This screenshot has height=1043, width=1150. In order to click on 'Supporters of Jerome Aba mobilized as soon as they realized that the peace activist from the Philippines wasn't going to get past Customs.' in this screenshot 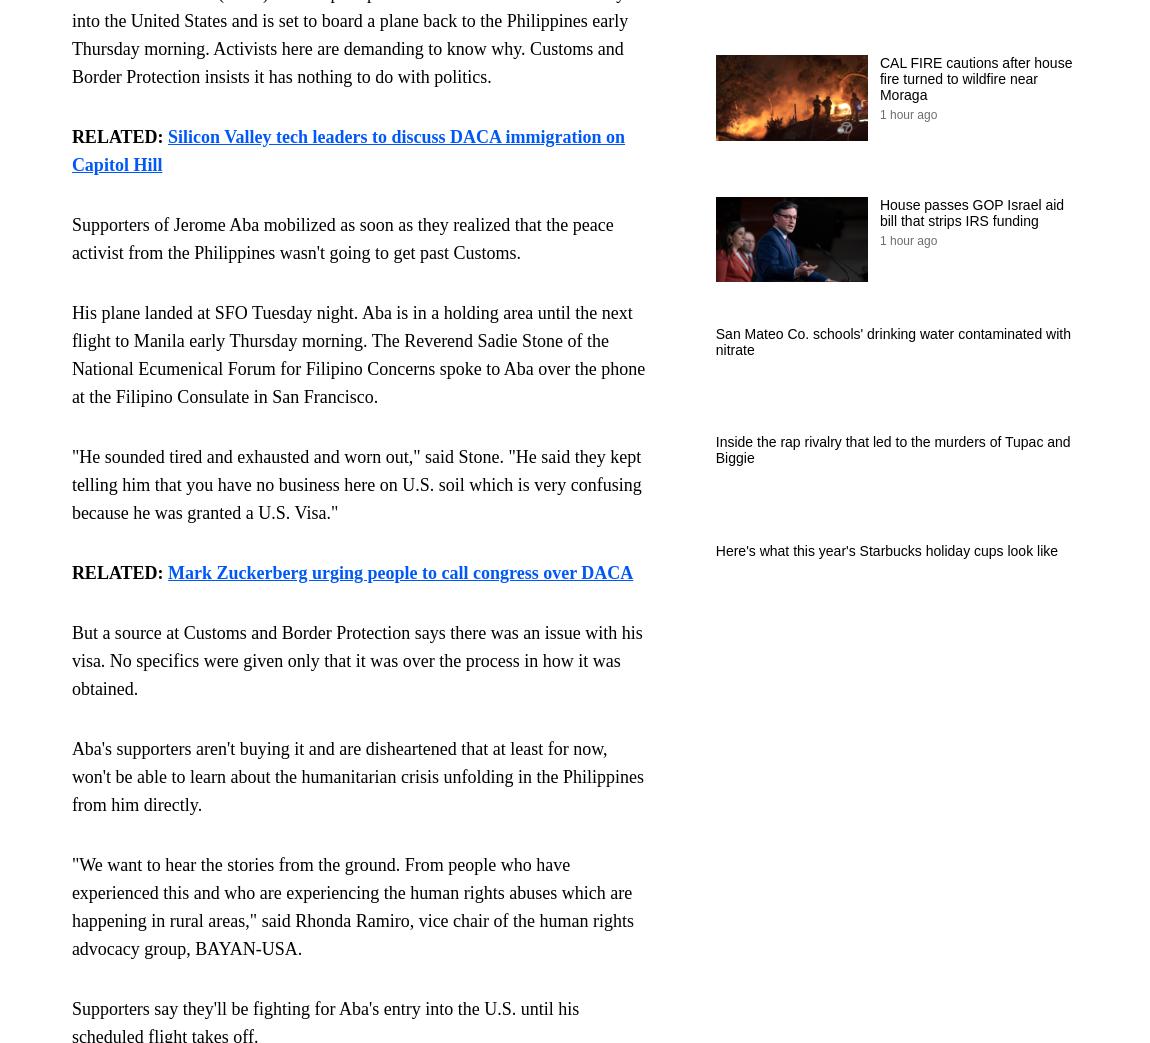, I will do `click(69, 238)`.